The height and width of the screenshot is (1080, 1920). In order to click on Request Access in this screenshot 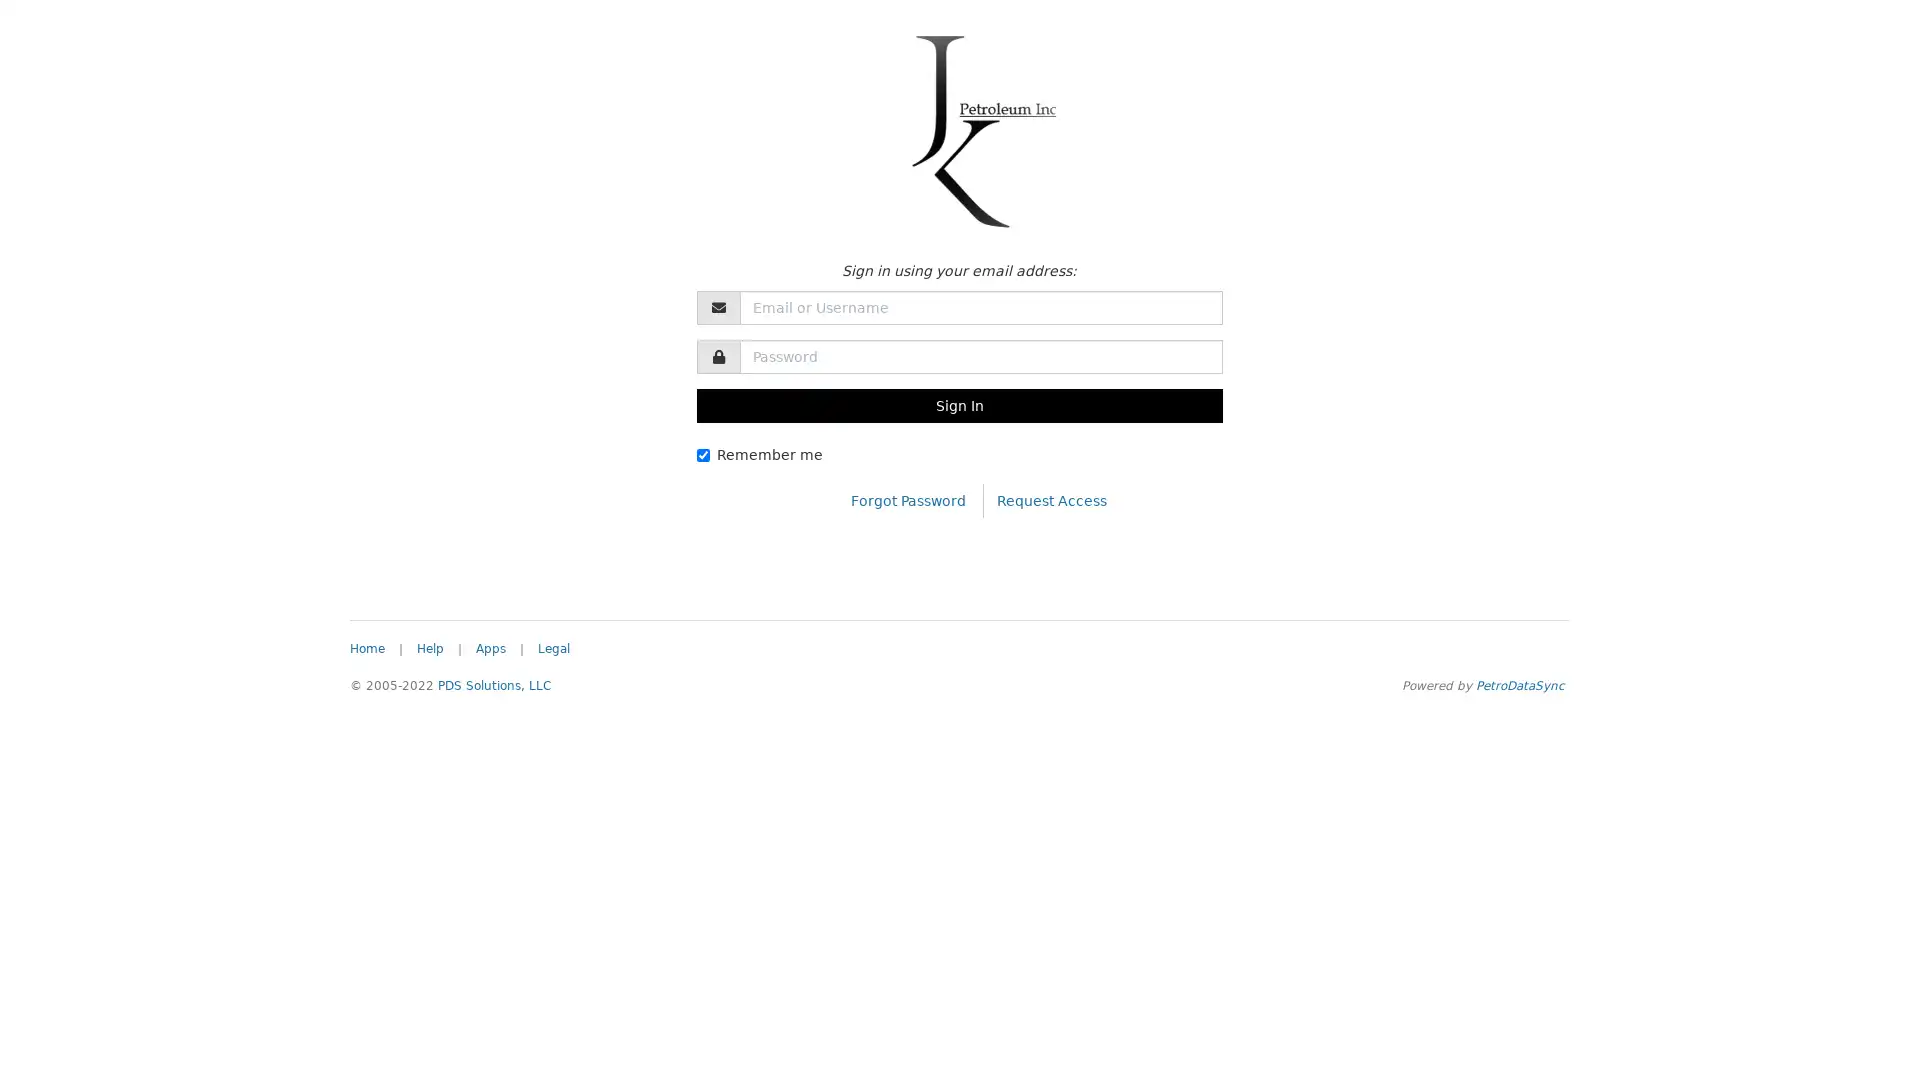, I will do `click(1050, 499)`.